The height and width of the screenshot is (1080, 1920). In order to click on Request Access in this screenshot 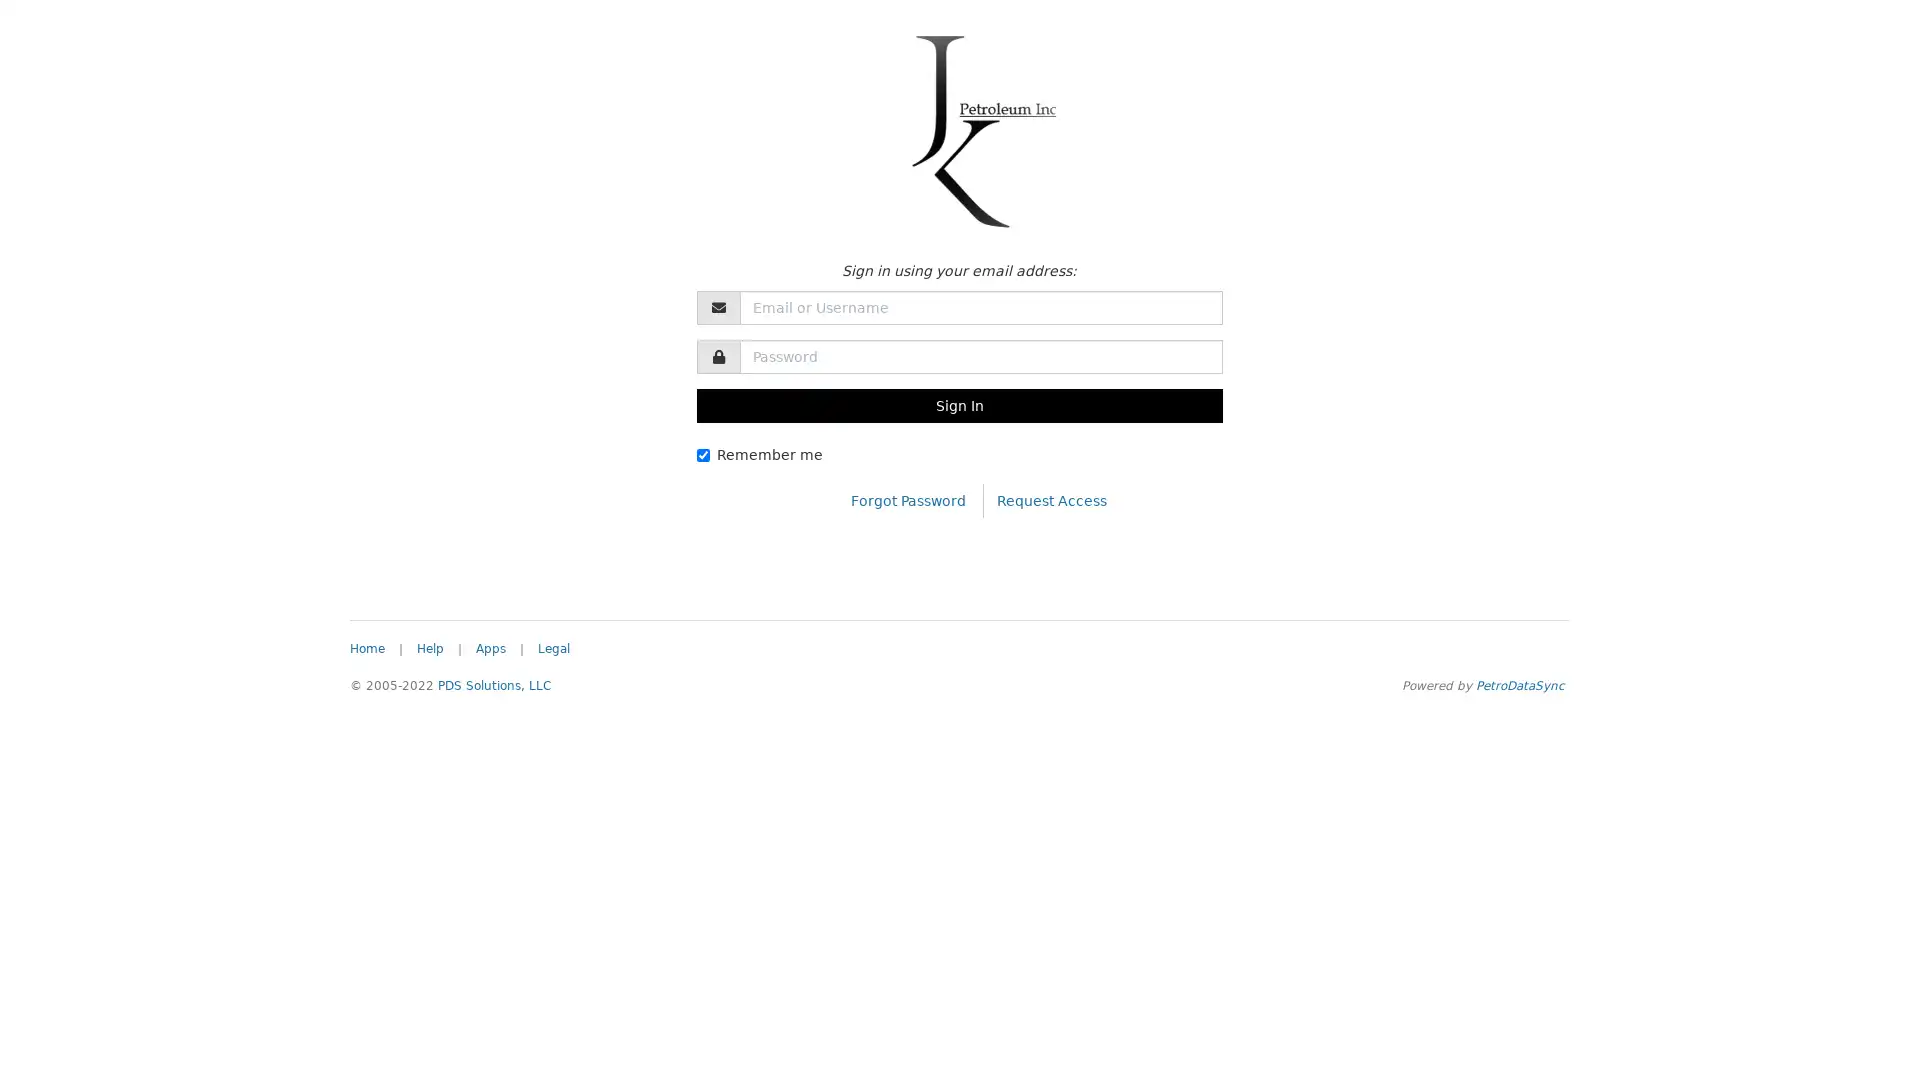, I will do `click(1050, 499)`.